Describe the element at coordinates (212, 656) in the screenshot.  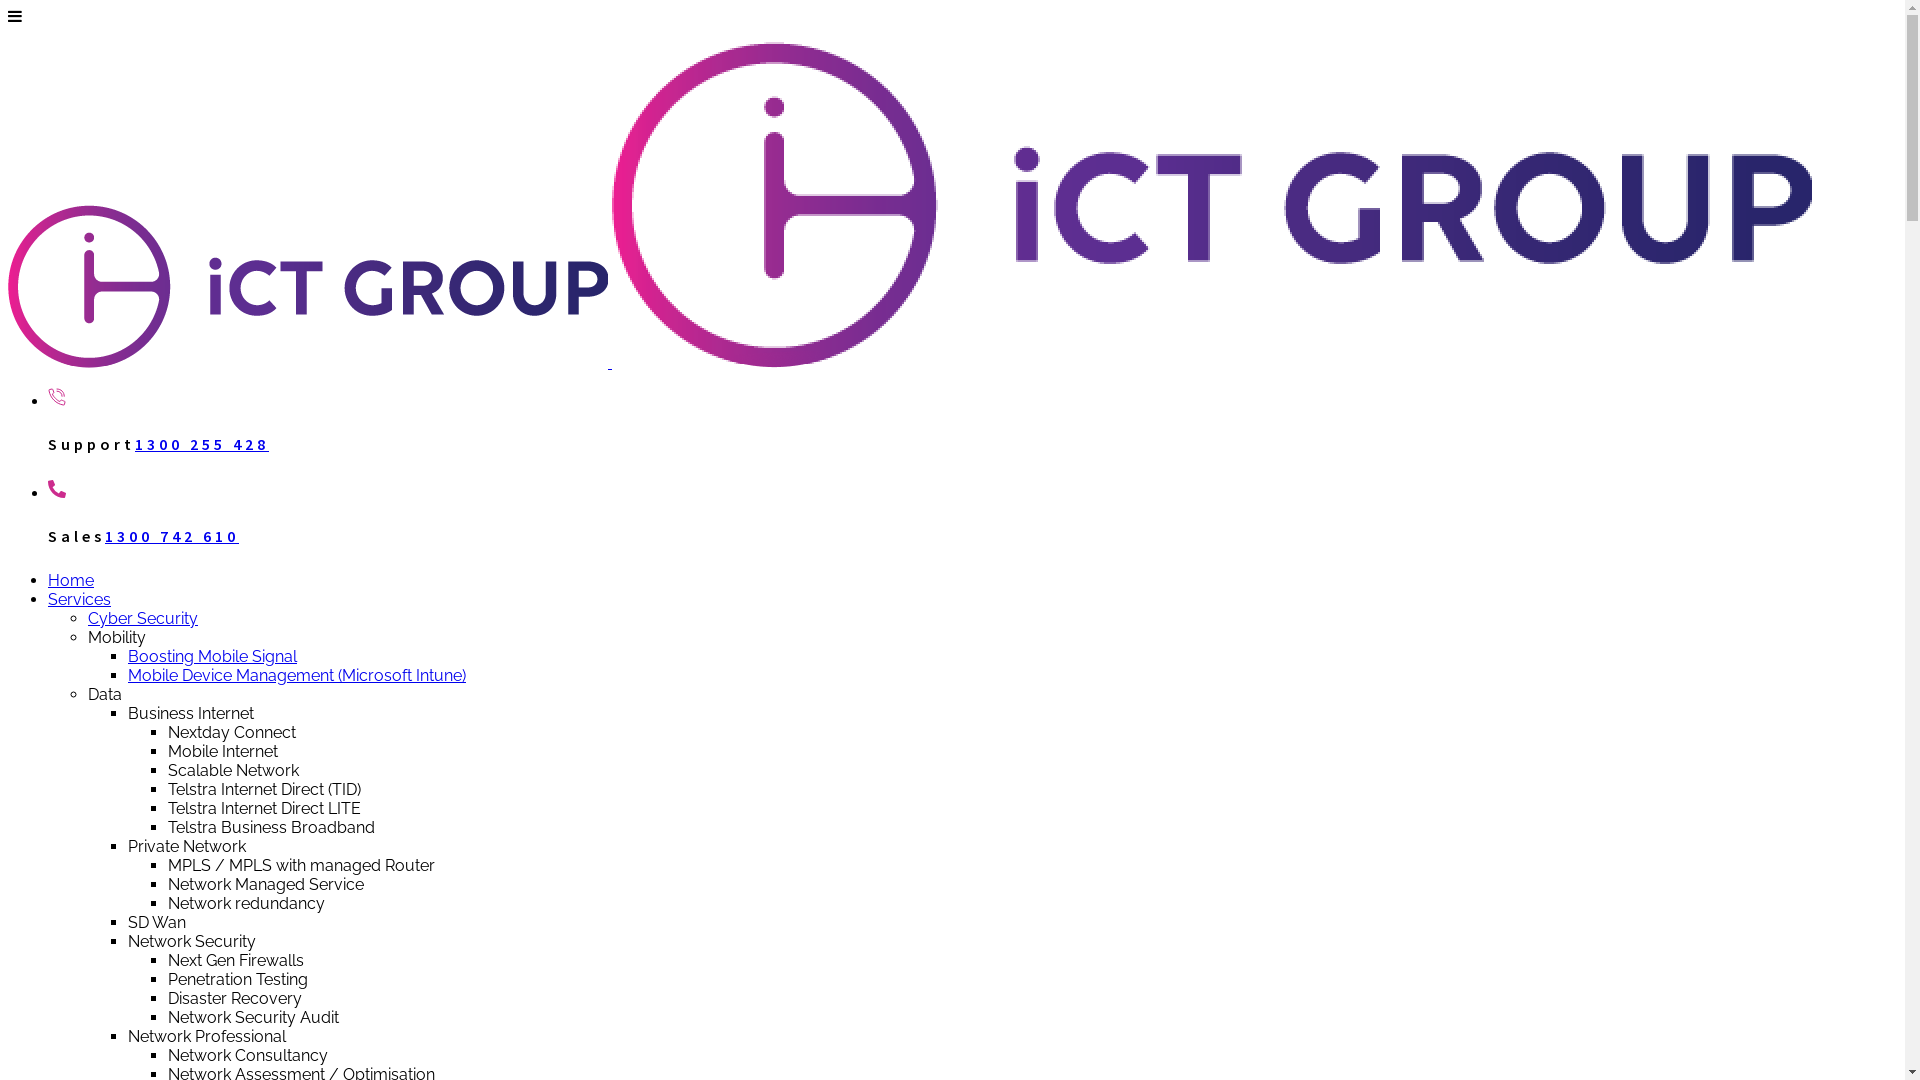
I see `'Boosting Mobile Signal'` at that location.